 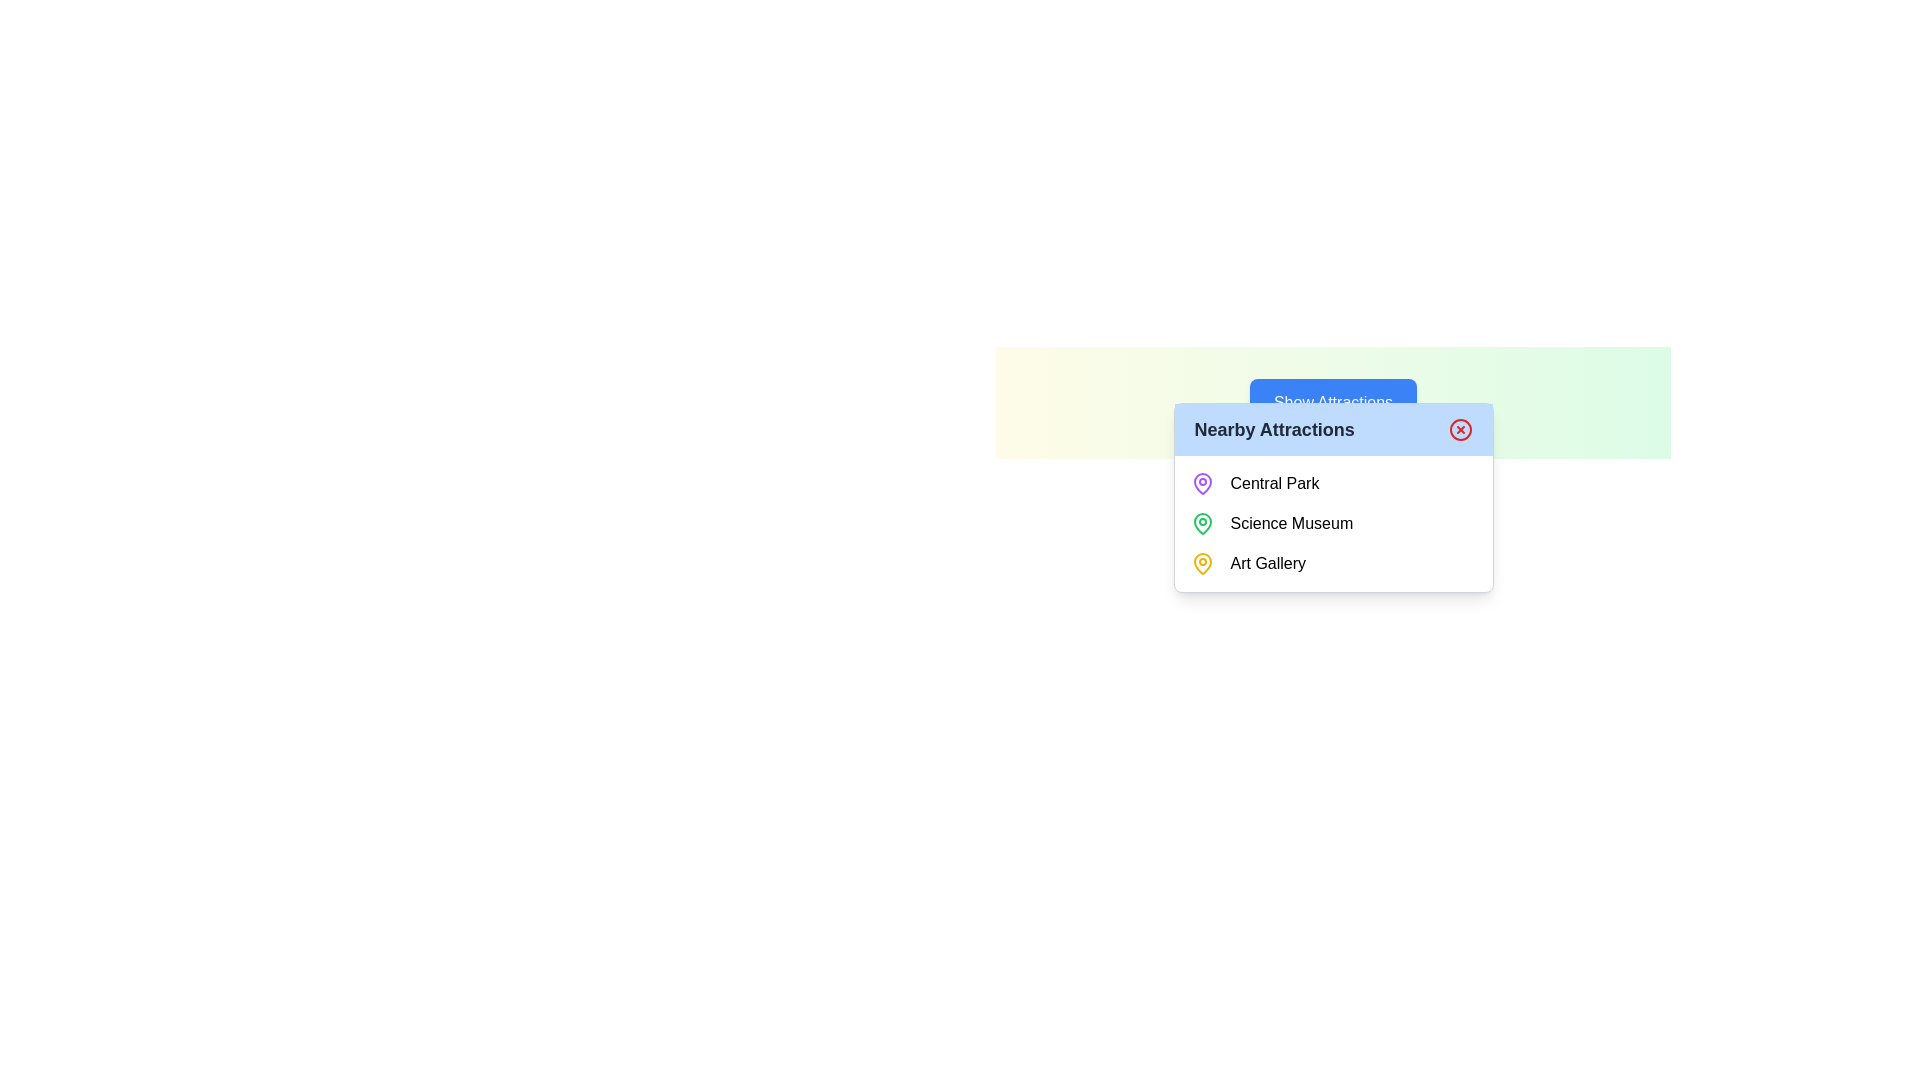 I want to click on title of the header that contains the close button for the section displaying nearby points of interest, so click(x=1333, y=428).